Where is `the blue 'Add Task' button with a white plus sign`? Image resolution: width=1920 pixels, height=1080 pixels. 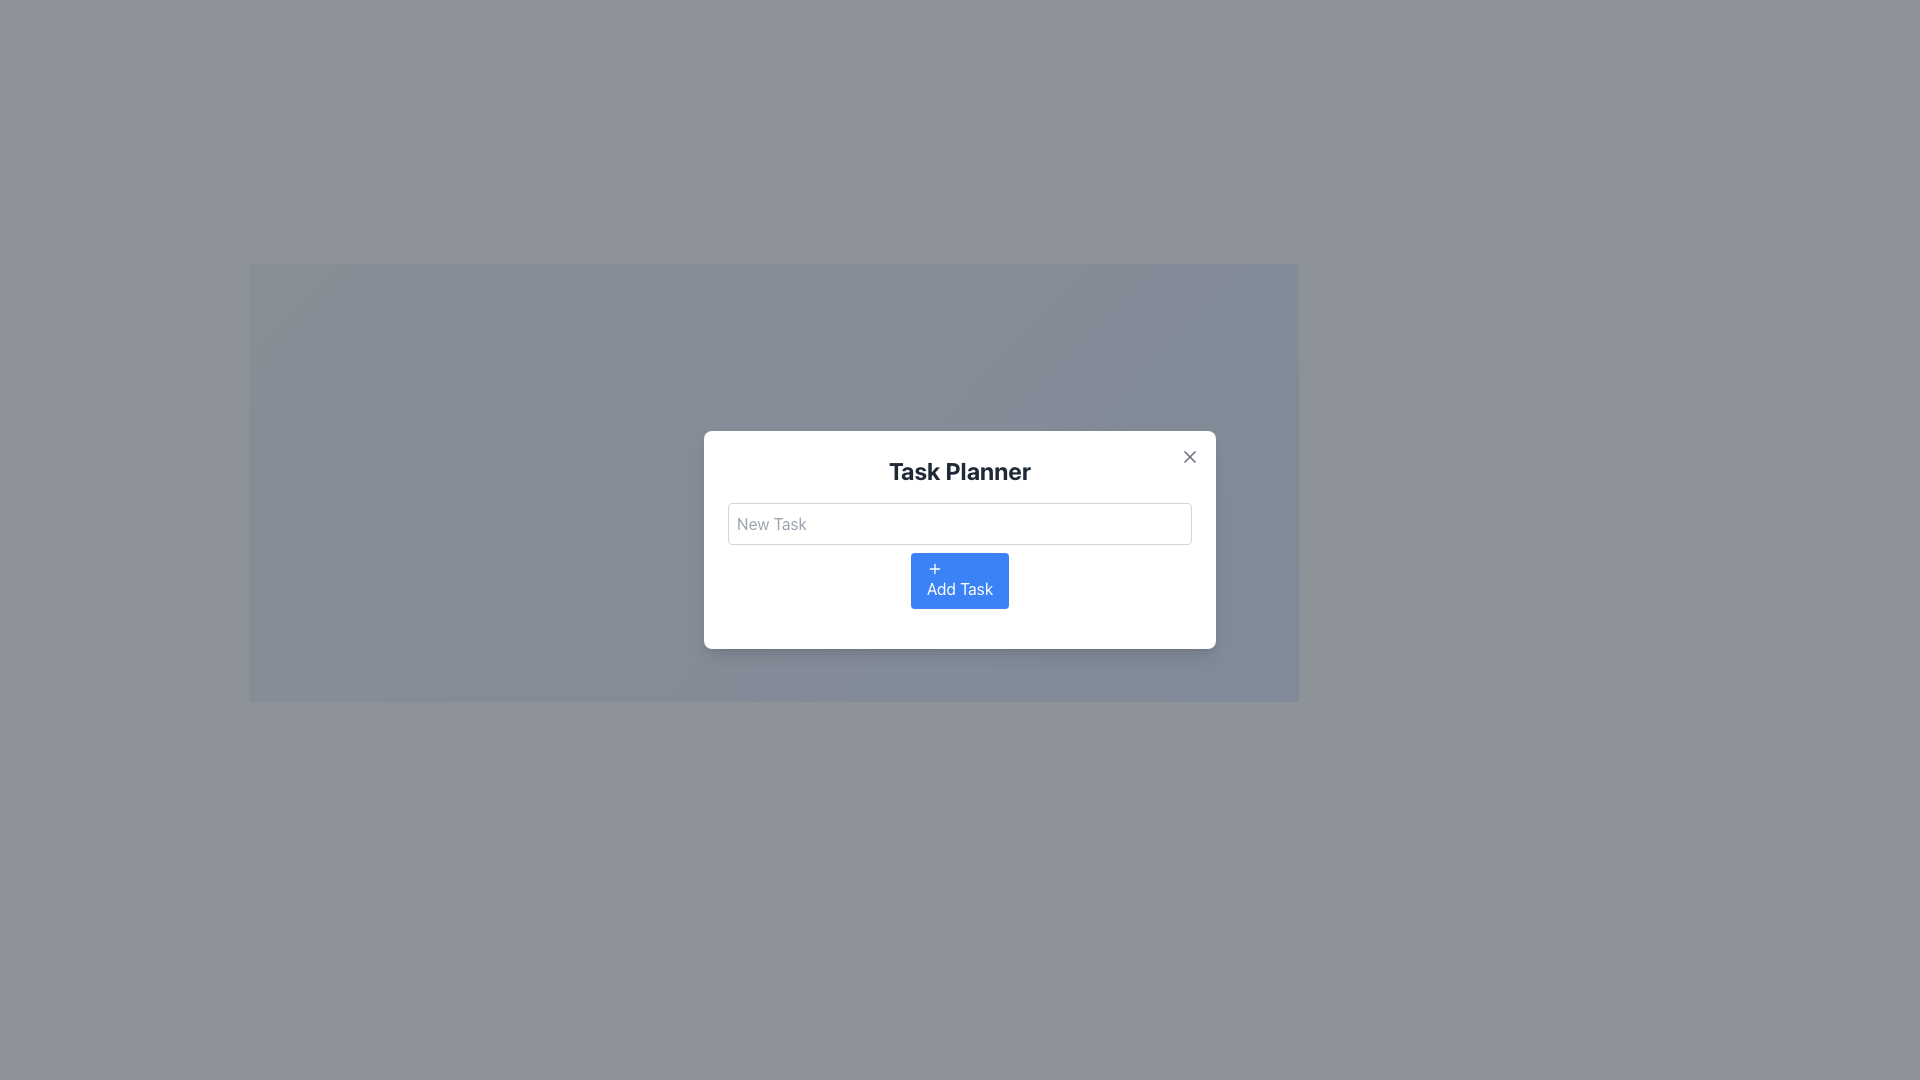 the blue 'Add Task' button with a white plus sign is located at coordinates (960, 581).